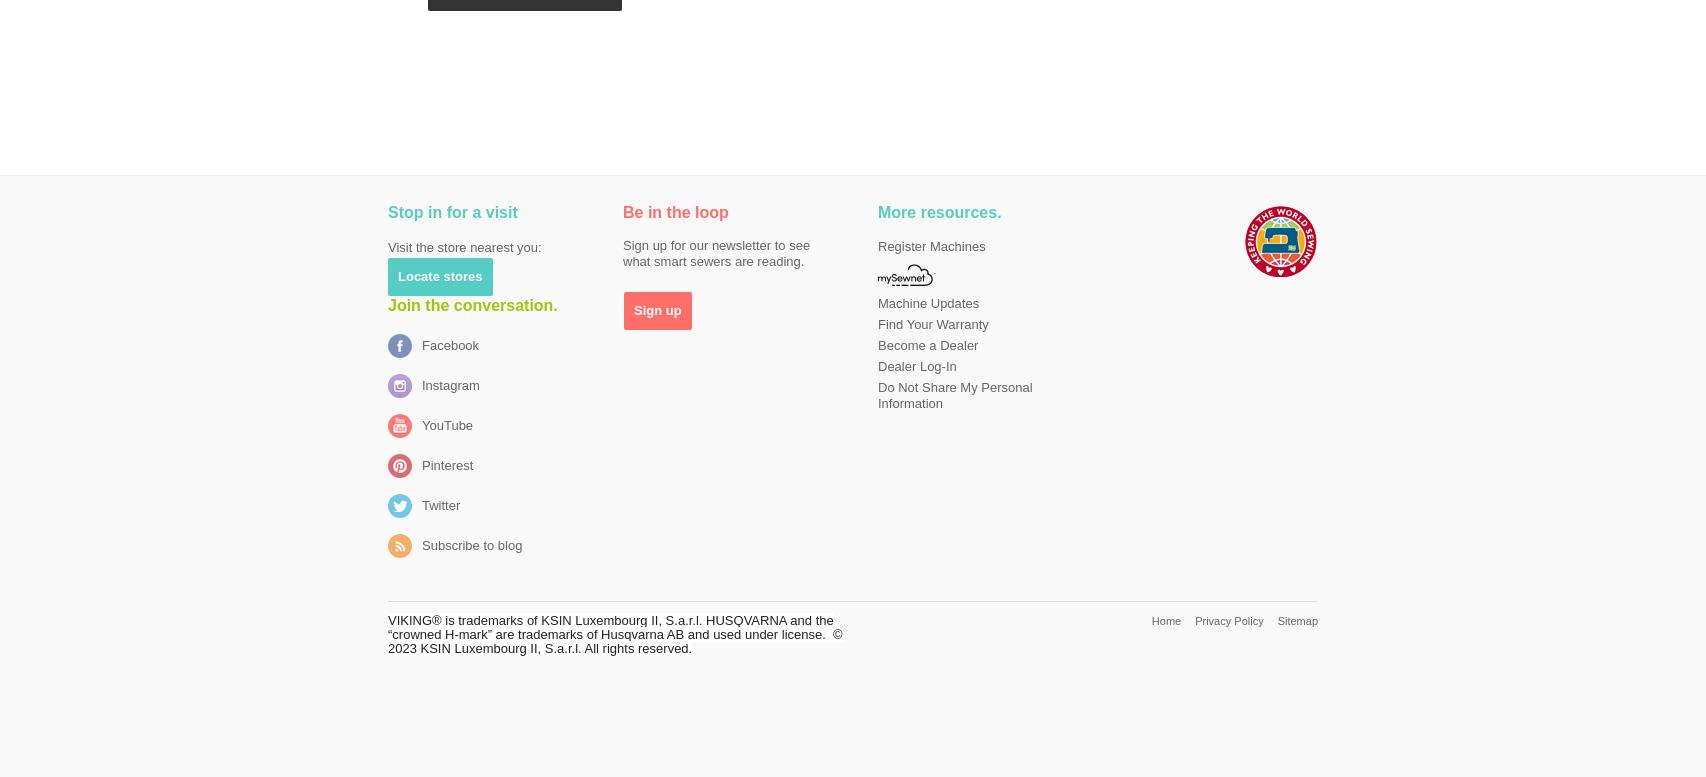  What do you see at coordinates (446, 465) in the screenshot?
I see `'Pinterest'` at bounding box center [446, 465].